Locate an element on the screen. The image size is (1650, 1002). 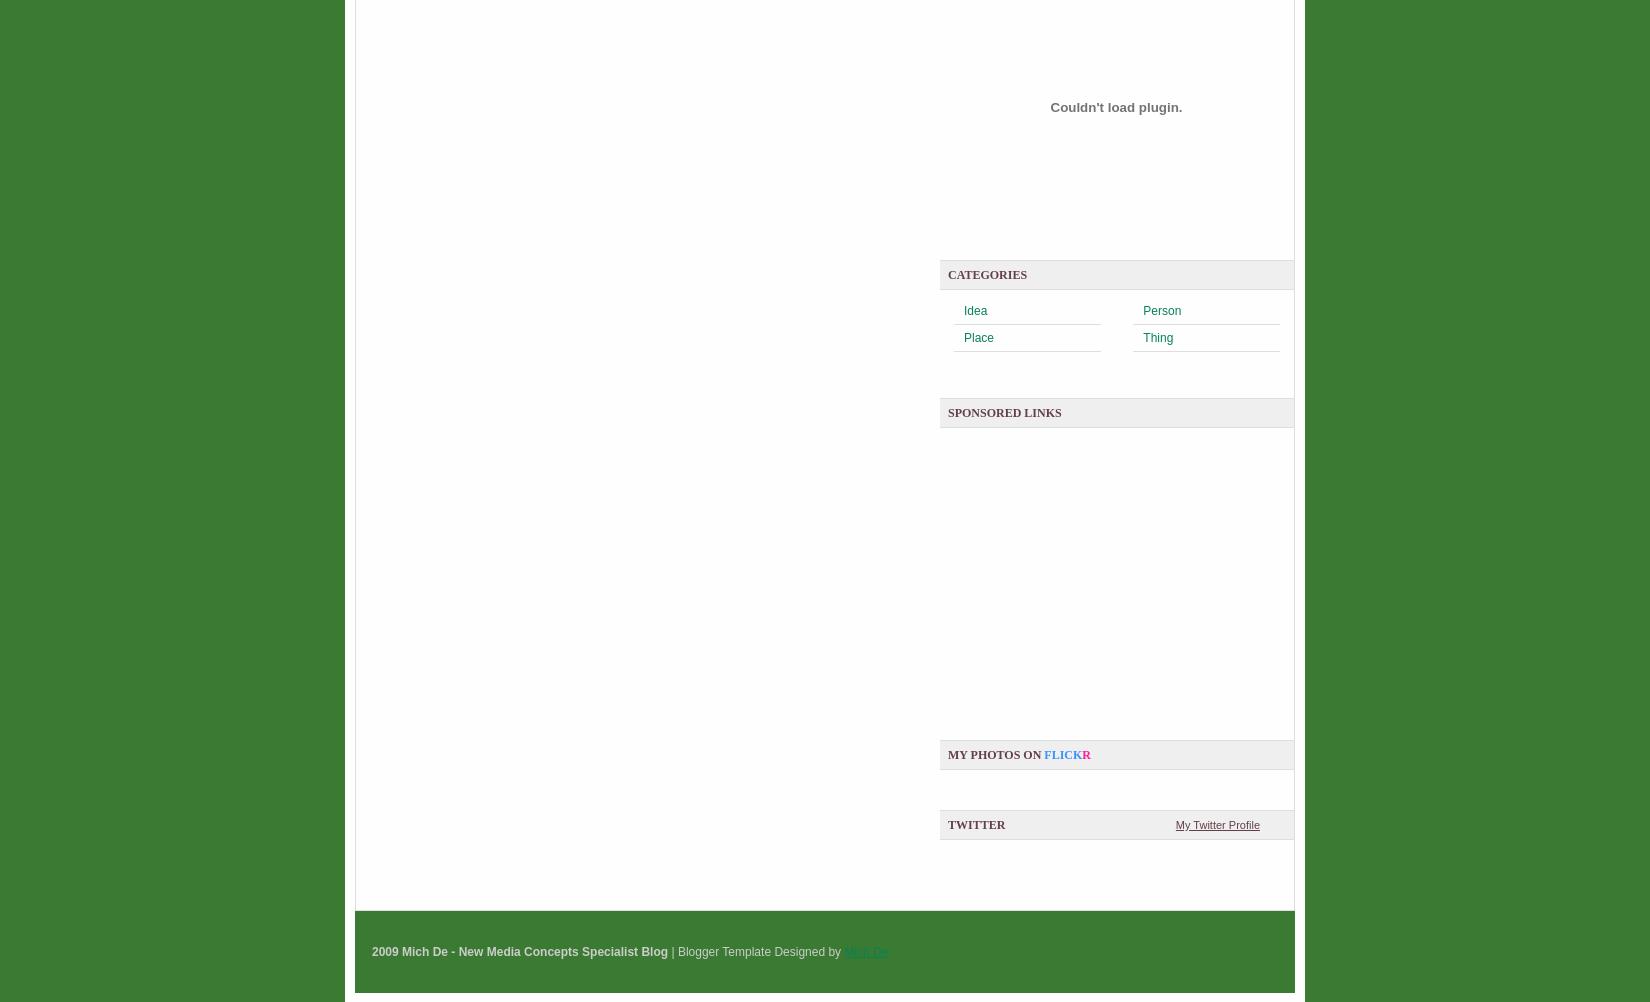
'flick' is located at coordinates (1062, 754).